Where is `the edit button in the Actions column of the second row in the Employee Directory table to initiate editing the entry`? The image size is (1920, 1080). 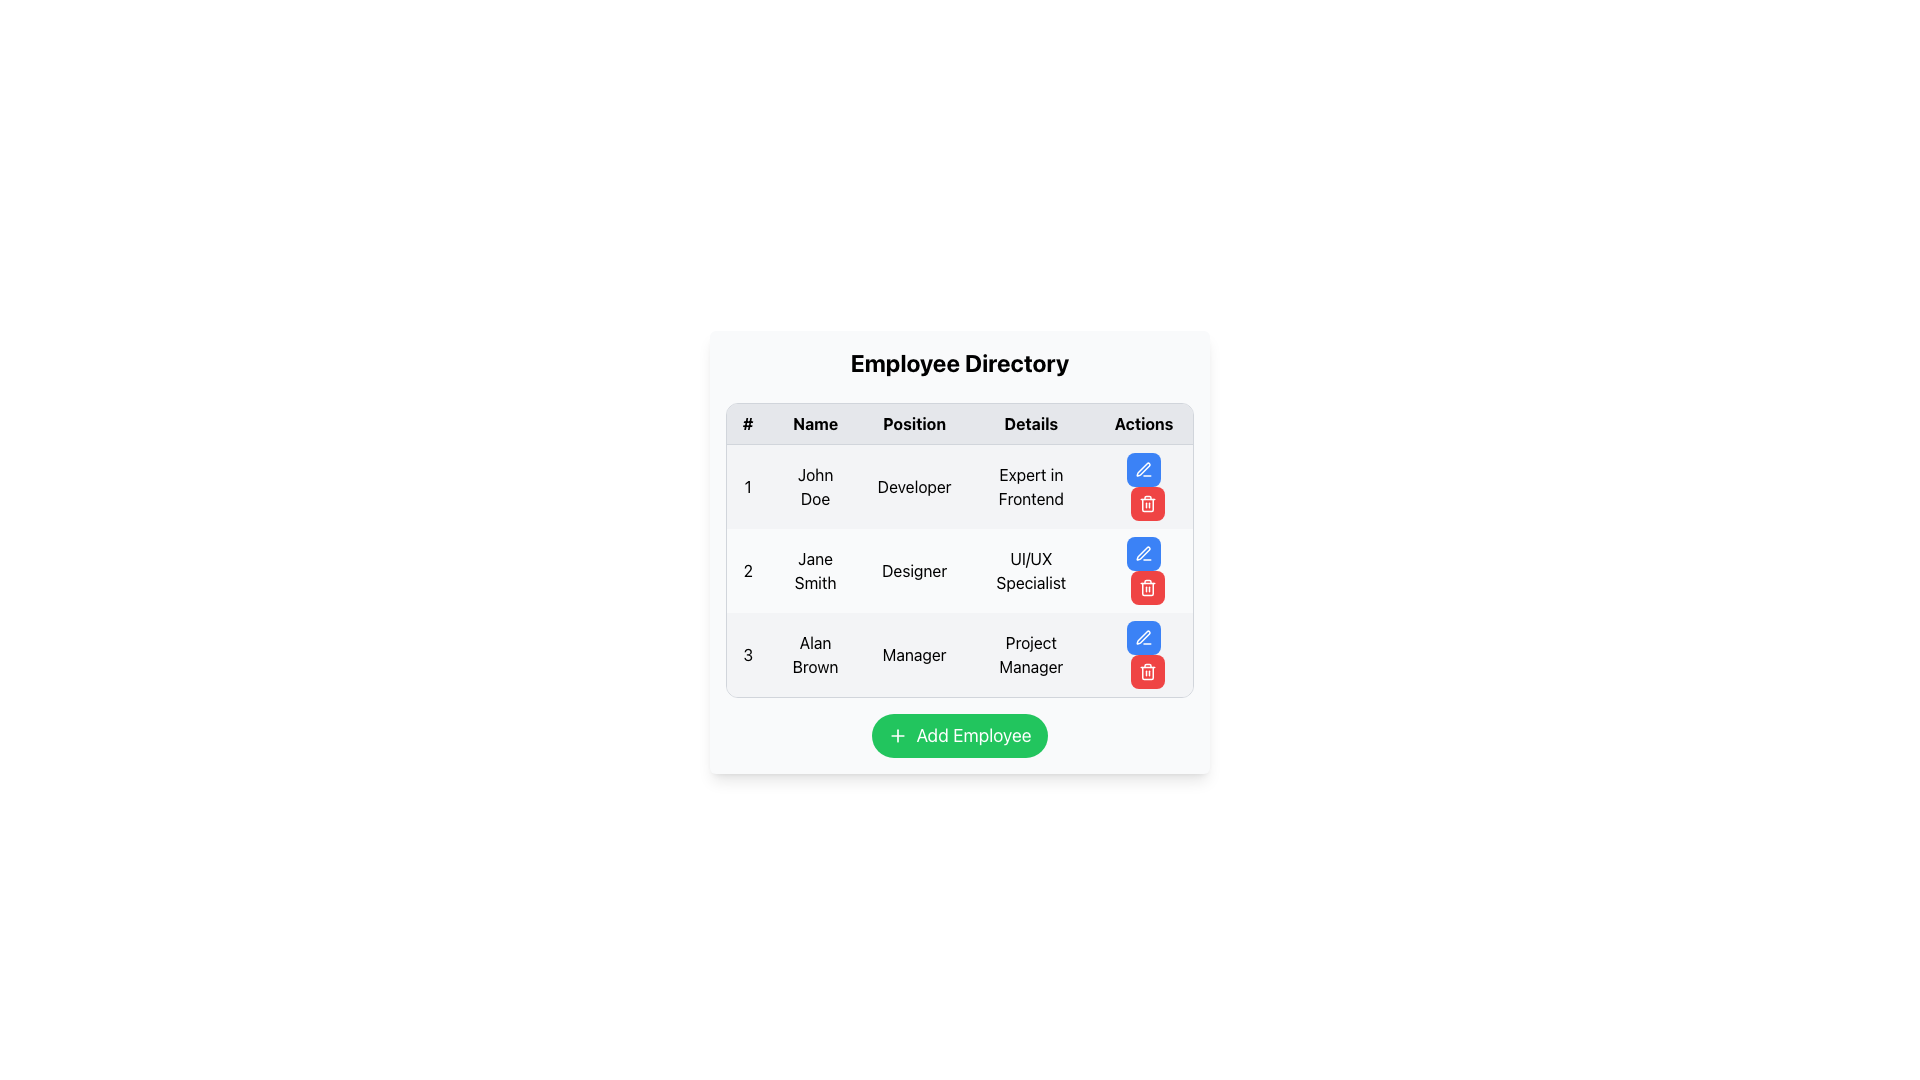
the edit button in the Actions column of the second row in the Employee Directory table to initiate editing the entry is located at coordinates (1143, 554).